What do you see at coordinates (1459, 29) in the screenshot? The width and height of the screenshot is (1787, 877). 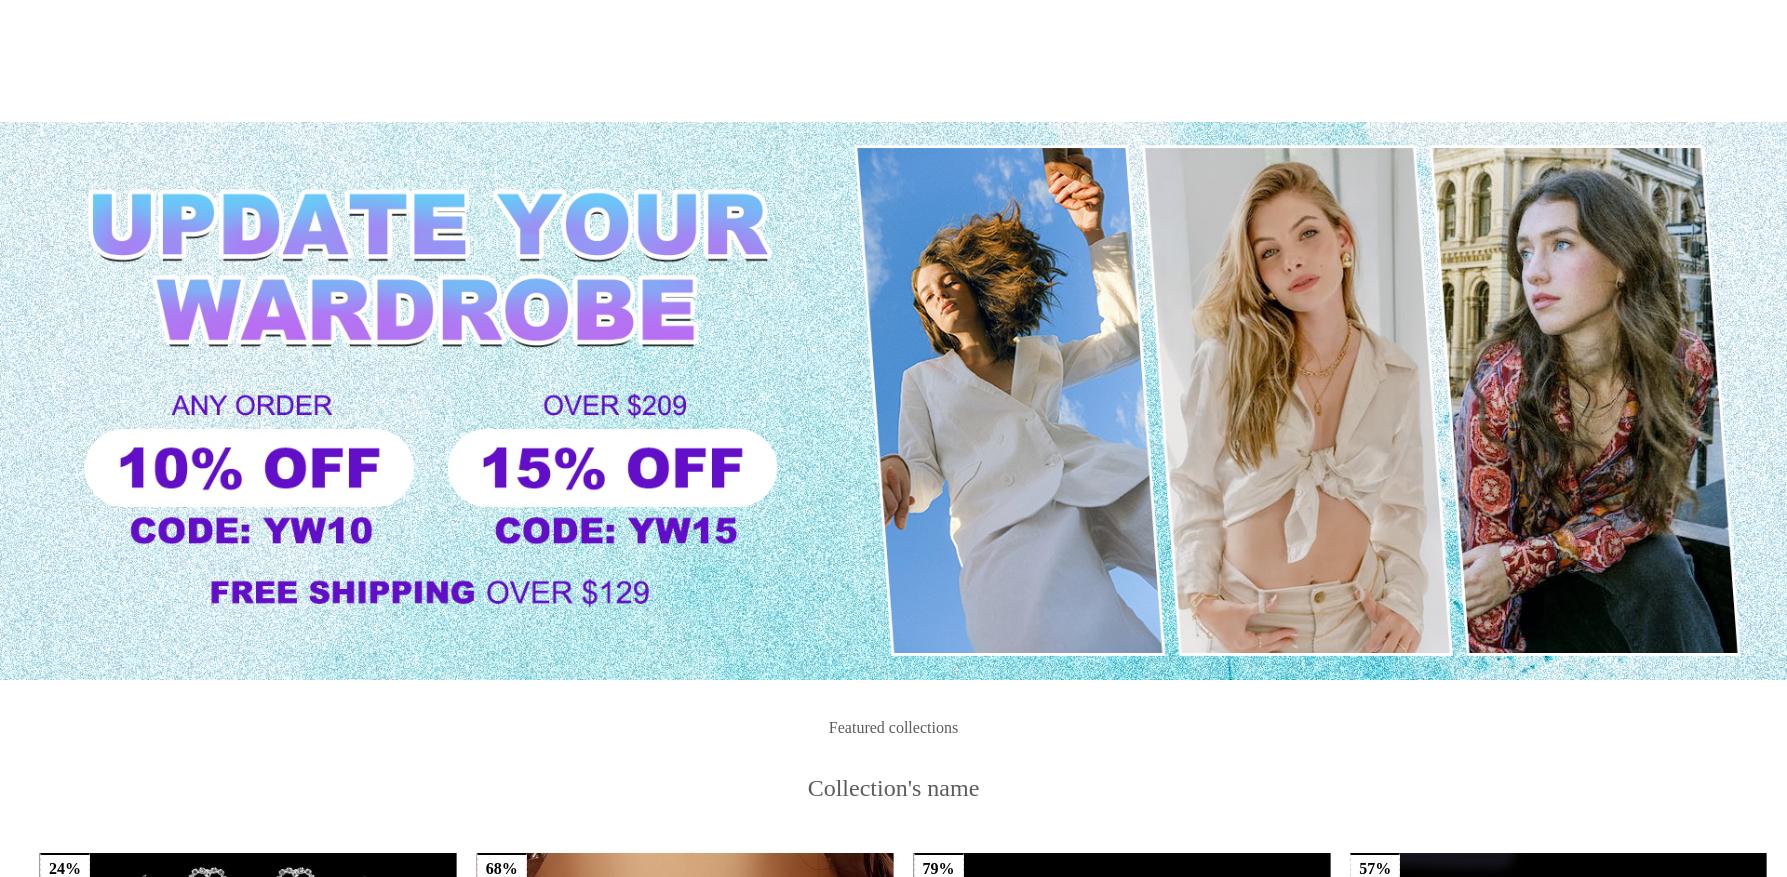 I see `'Message'` at bounding box center [1459, 29].